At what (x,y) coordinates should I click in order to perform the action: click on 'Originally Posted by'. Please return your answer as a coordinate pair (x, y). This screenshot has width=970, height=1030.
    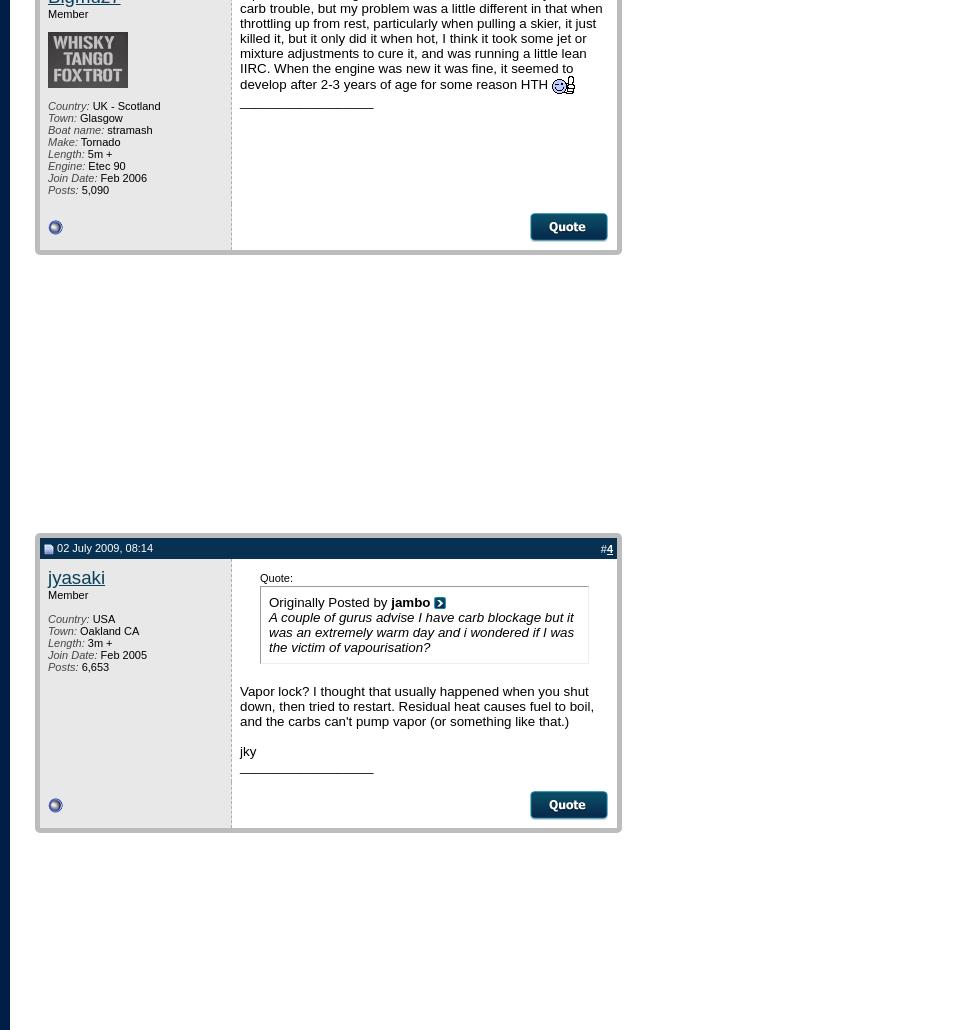
    Looking at the image, I should click on (329, 601).